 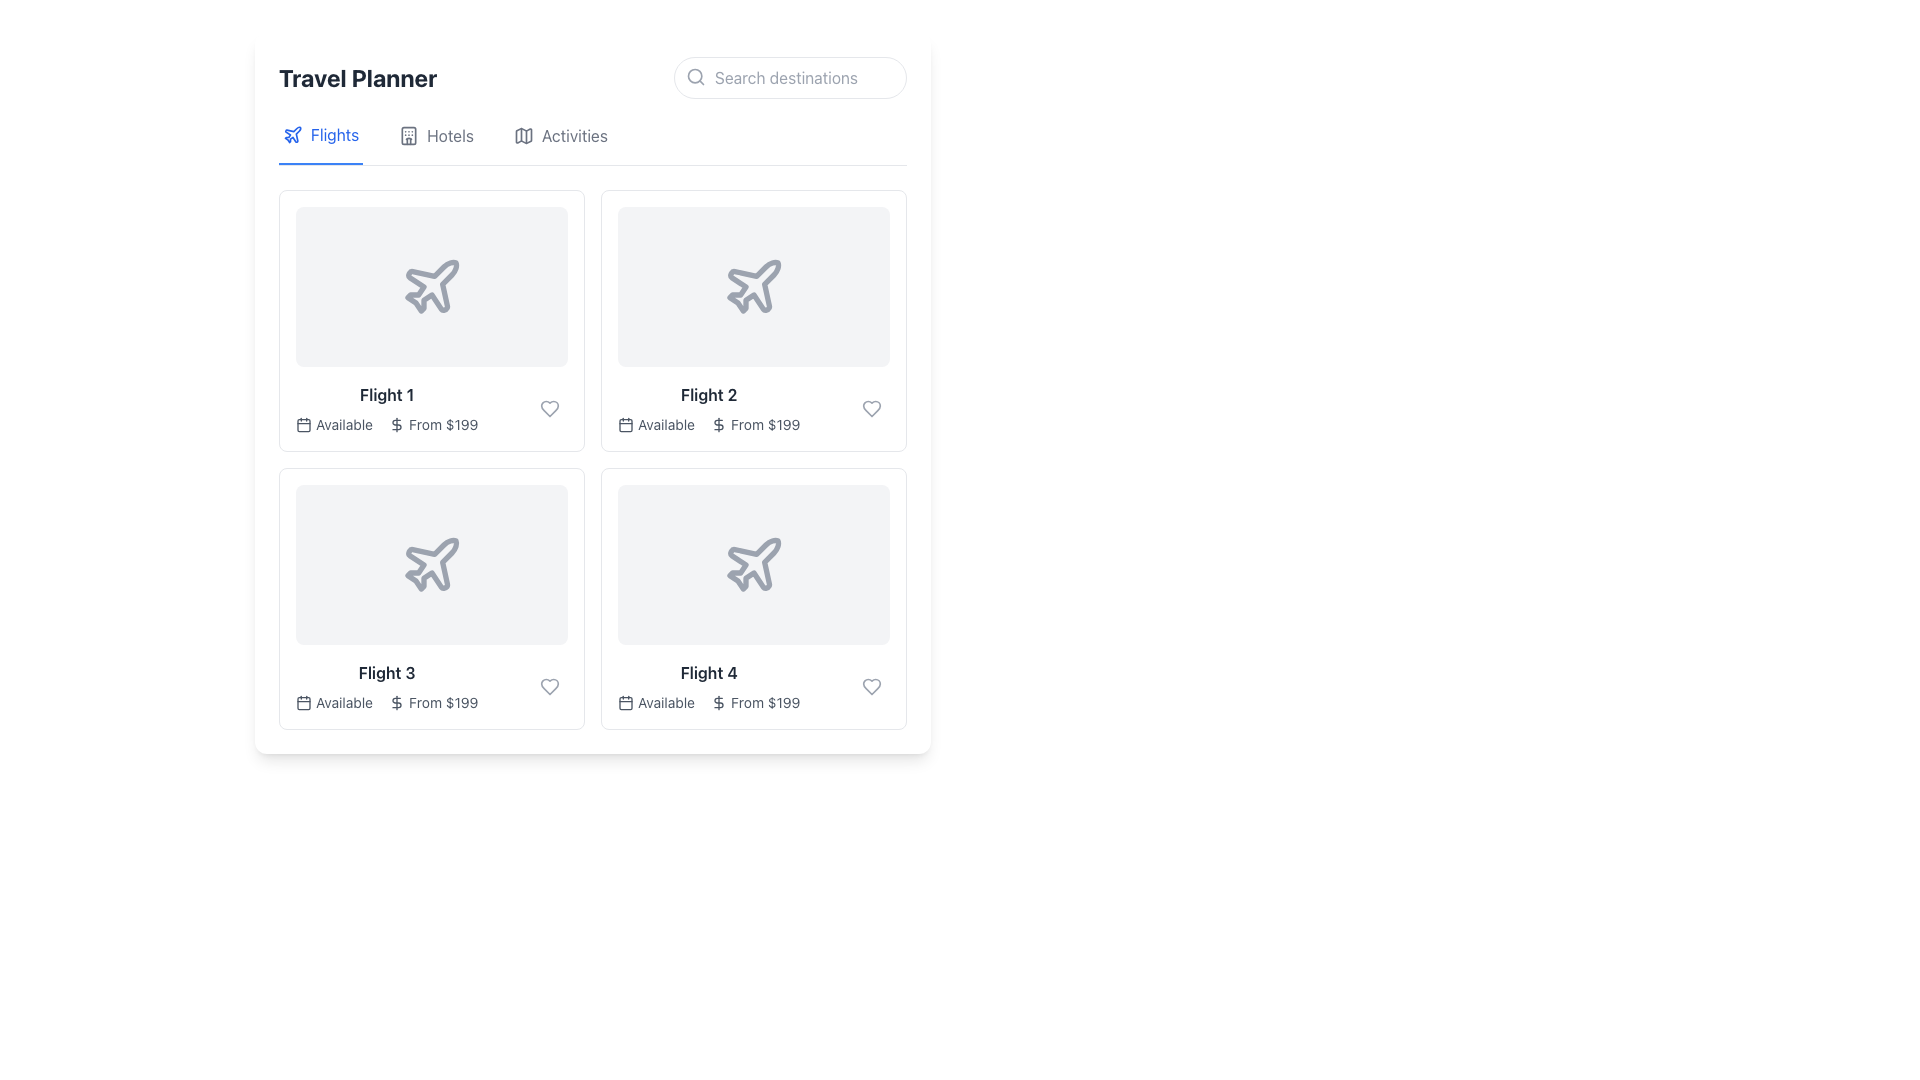 I want to click on the small dollar sign icon, which is styled in an outline design, located next to the text 'From $199' in the bottom section of the fourth flight card, so click(x=719, y=701).